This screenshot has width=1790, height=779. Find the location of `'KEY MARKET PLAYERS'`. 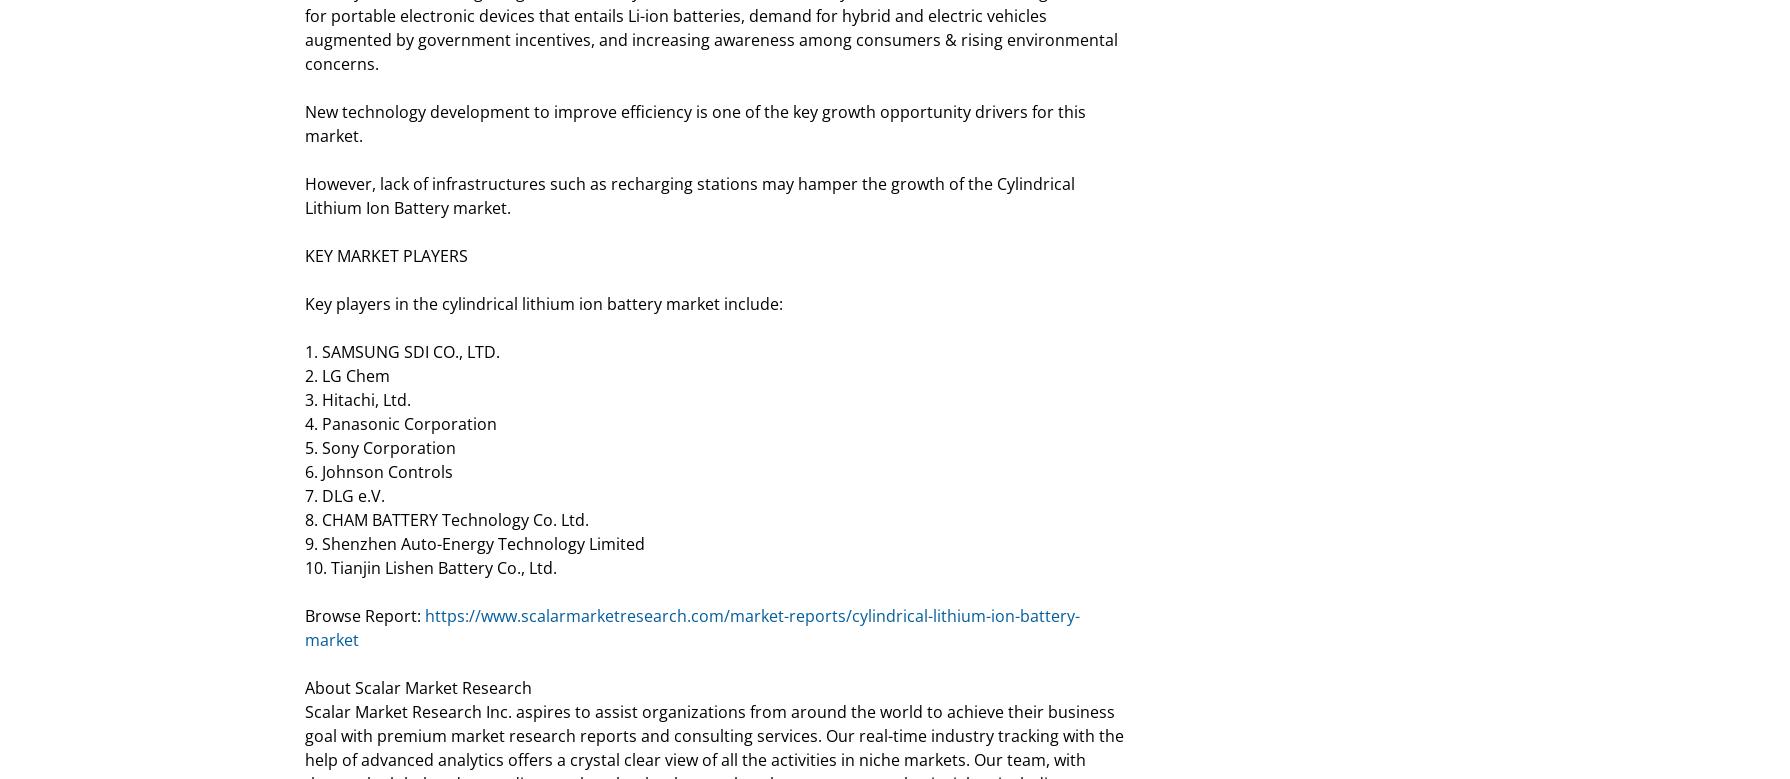

'KEY MARKET PLAYERS' is located at coordinates (386, 254).